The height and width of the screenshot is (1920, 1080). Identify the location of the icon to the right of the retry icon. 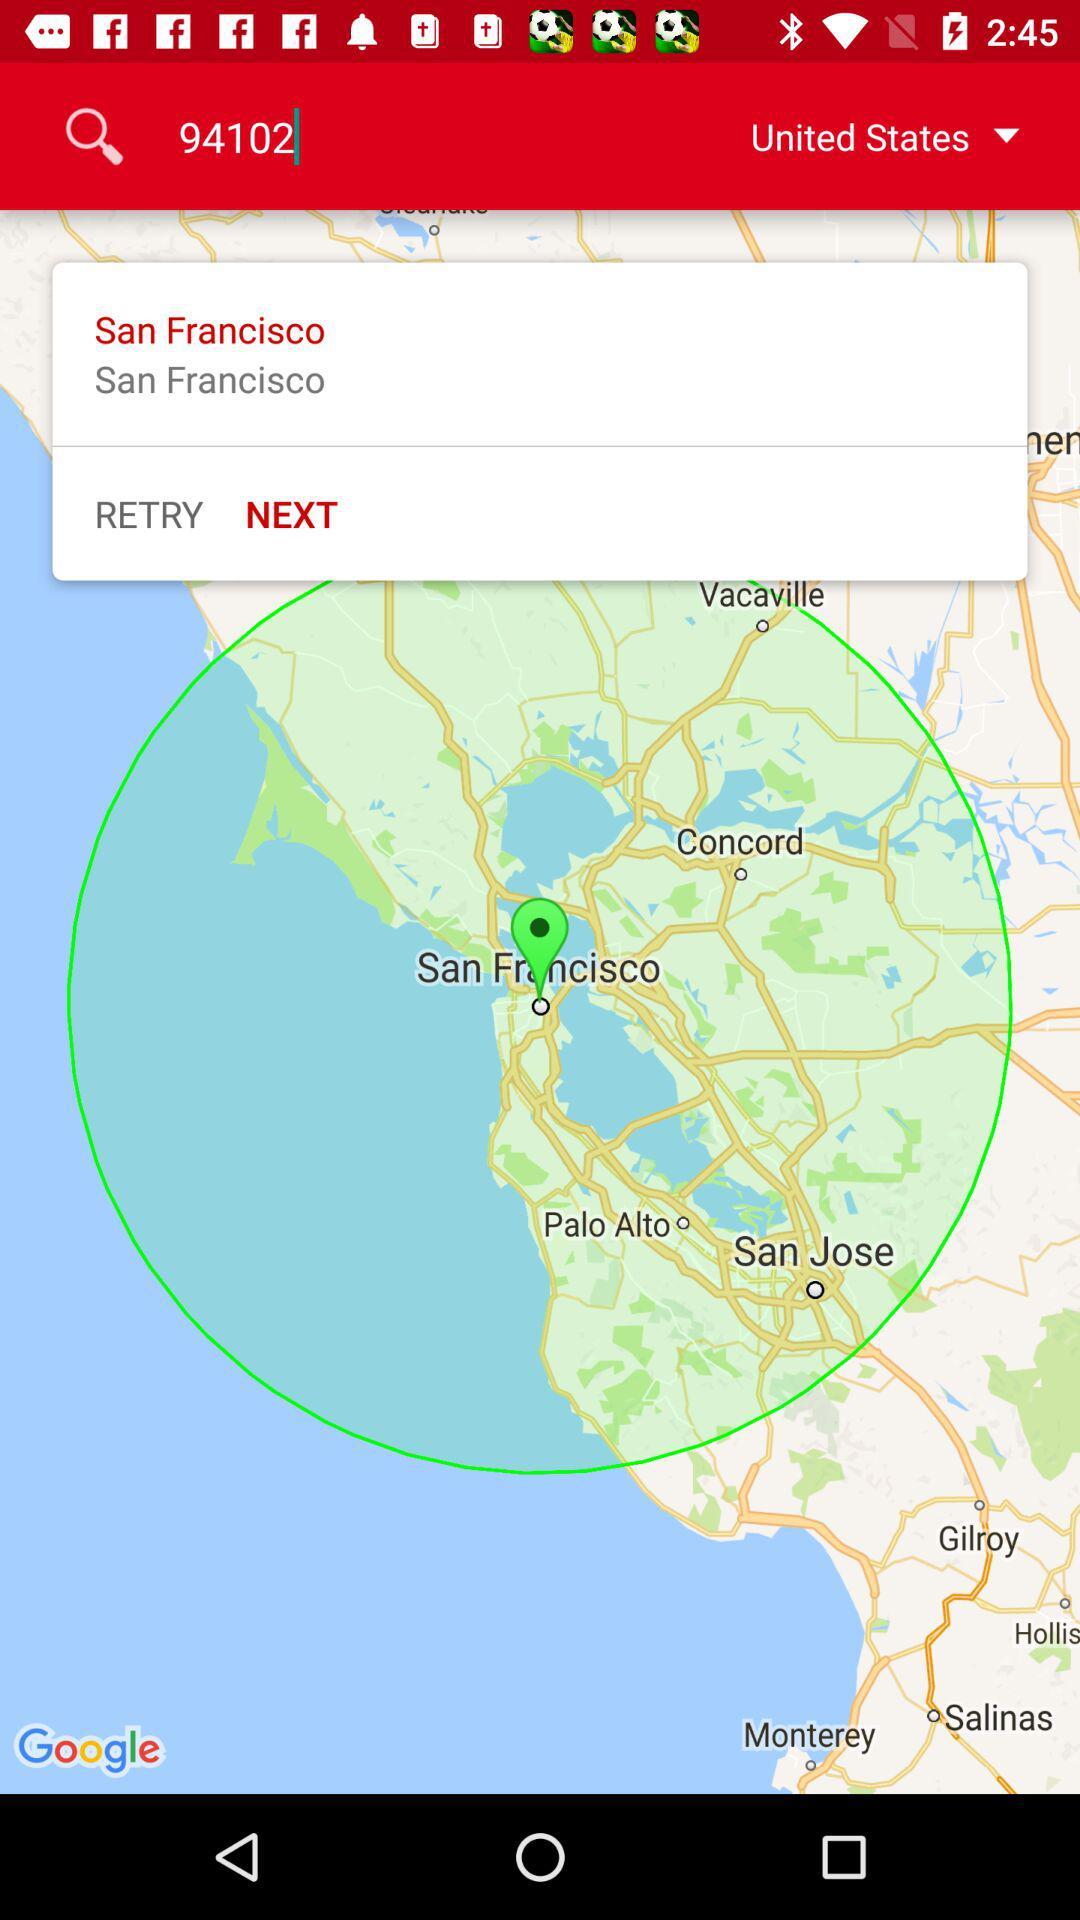
(291, 513).